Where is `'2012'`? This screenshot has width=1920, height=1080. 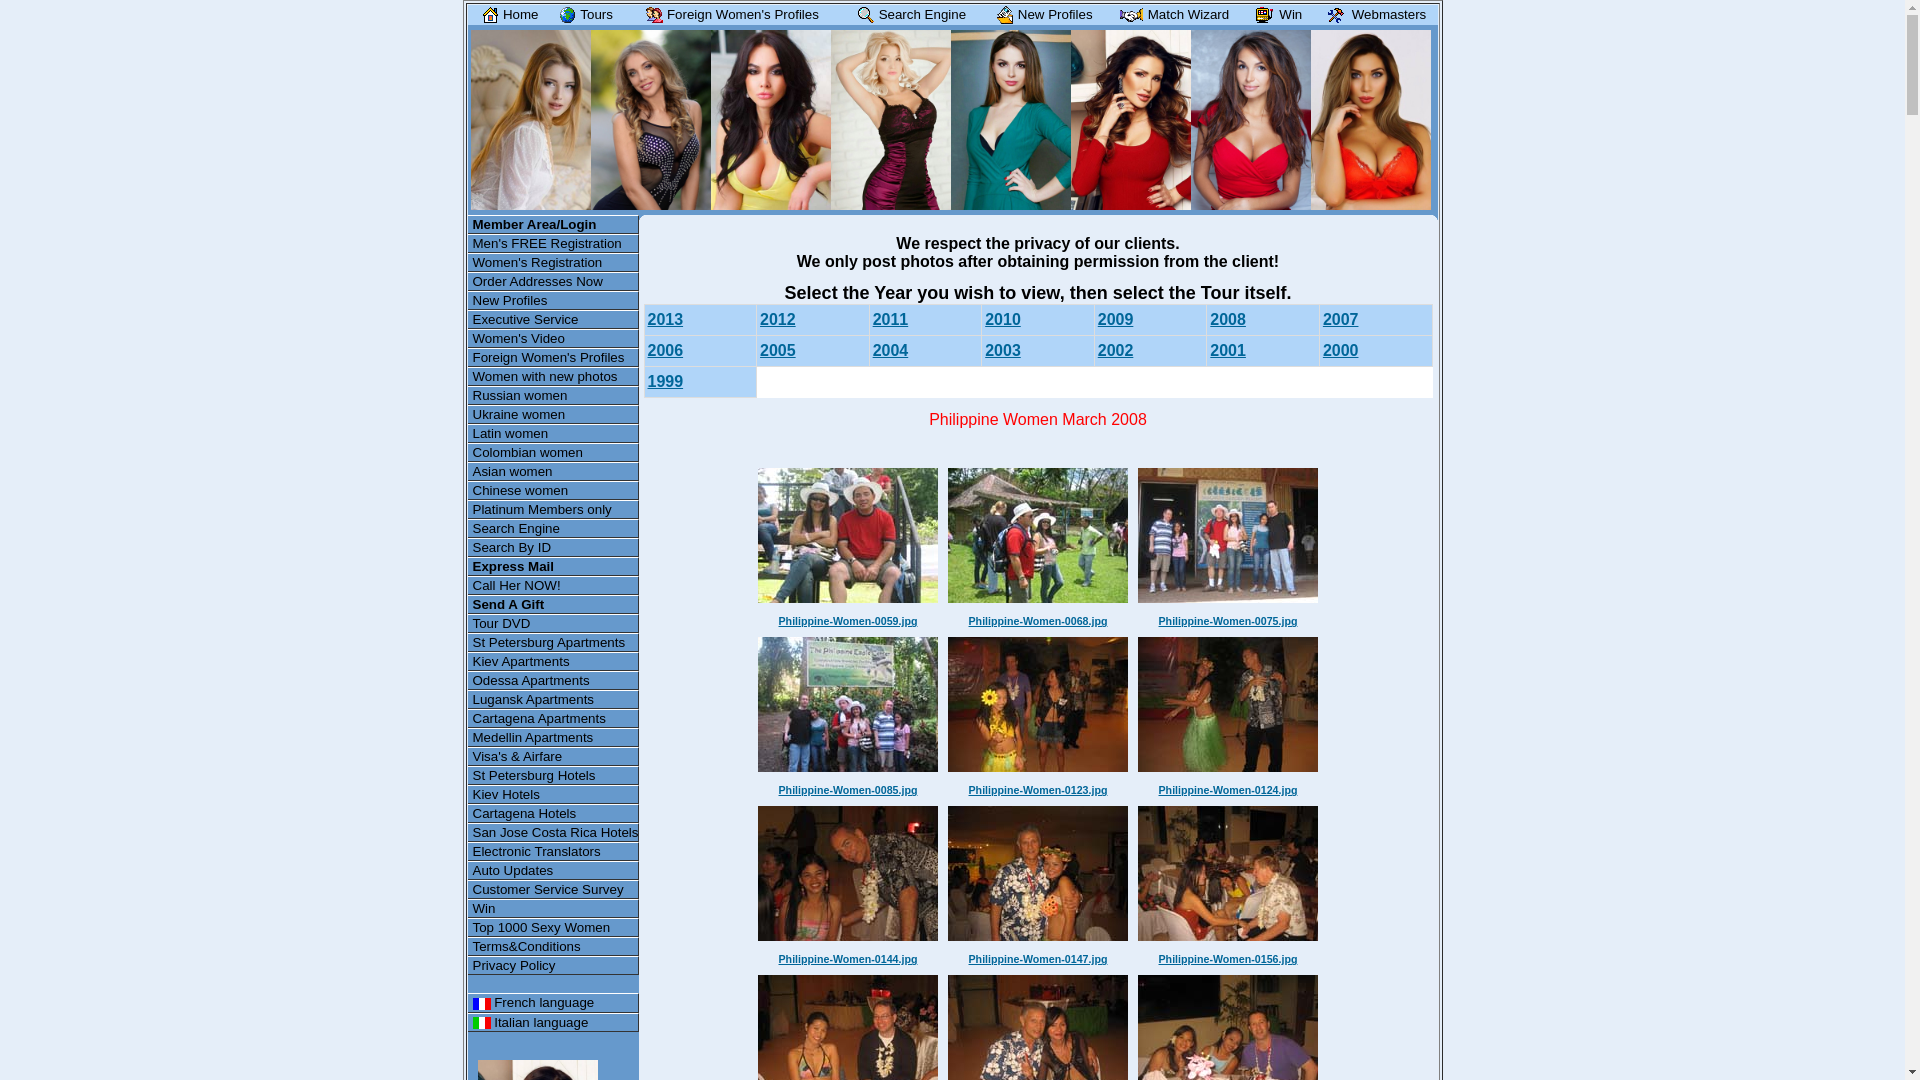
'2012' is located at coordinates (776, 318).